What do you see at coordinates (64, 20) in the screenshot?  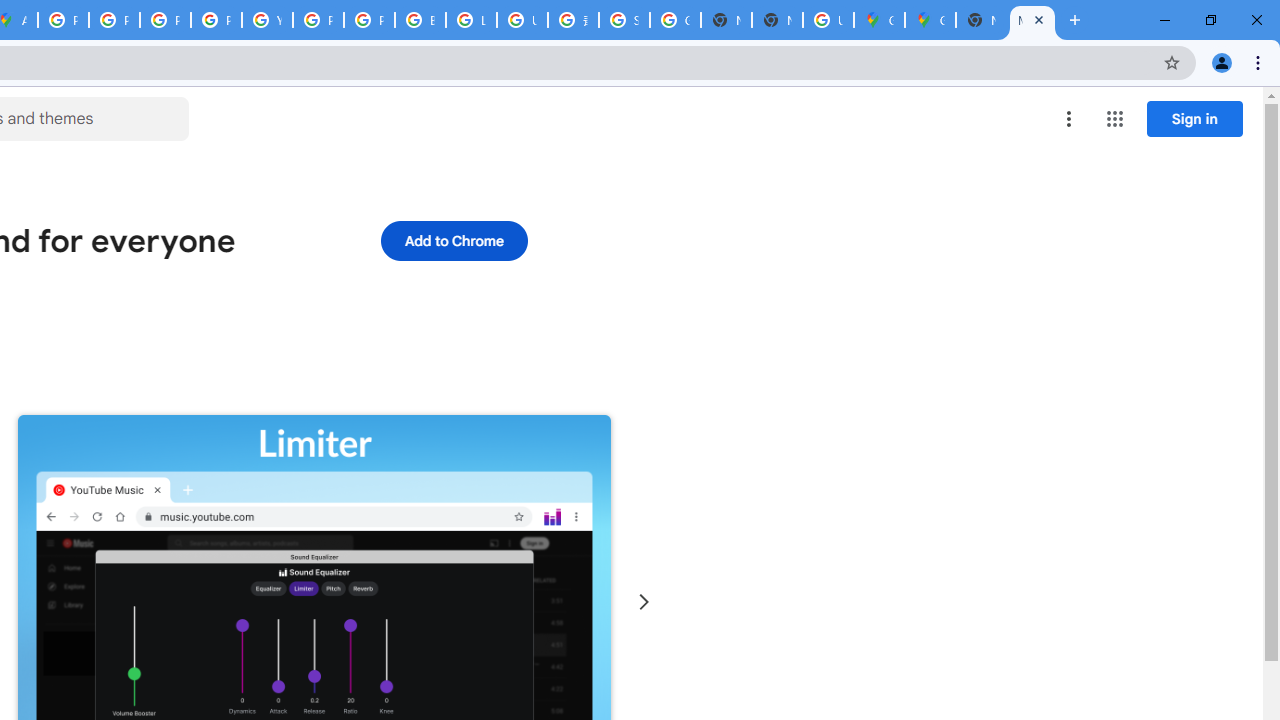 I see `'Policy Accountability and Transparency - Transparency Center'` at bounding box center [64, 20].